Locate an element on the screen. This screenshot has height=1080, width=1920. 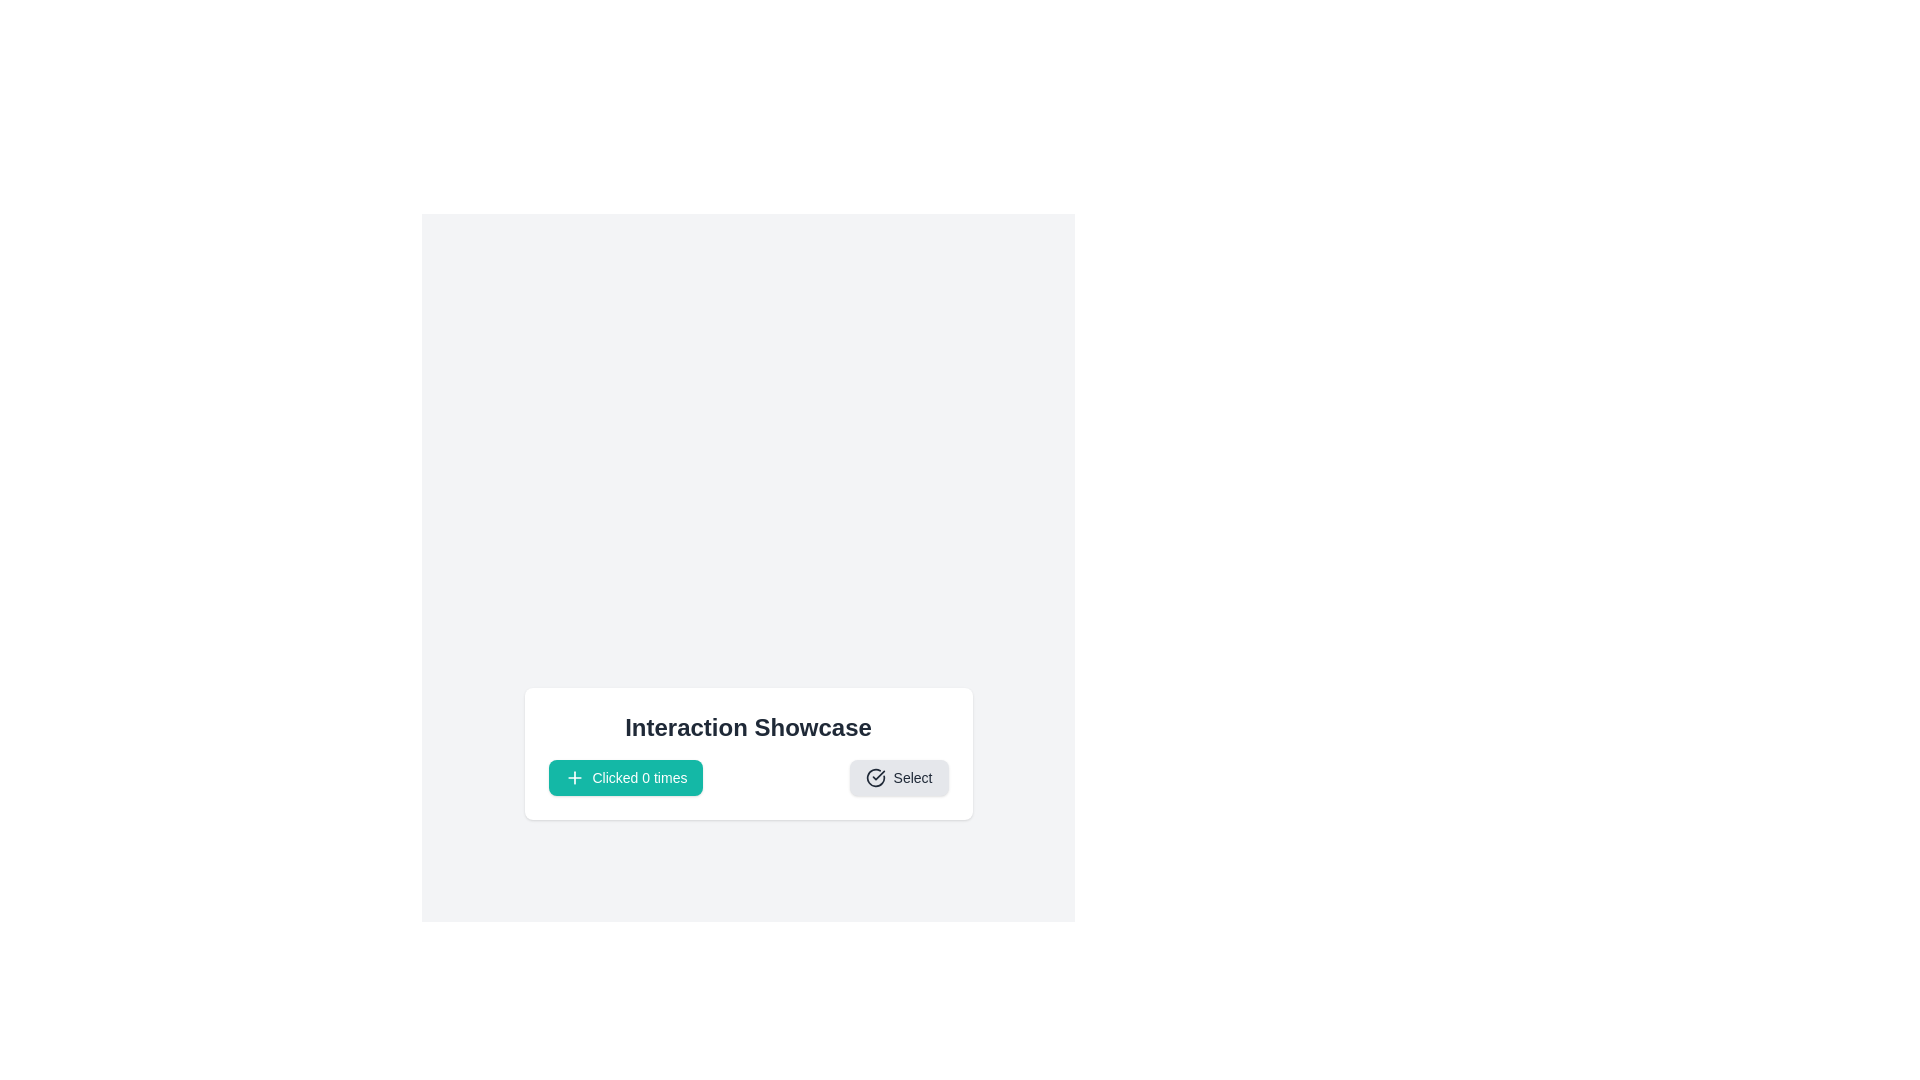
the decorative icon located within the button labeled 'Clicked 0 times' in the lower-left corner is located at coordinates (573, 777).